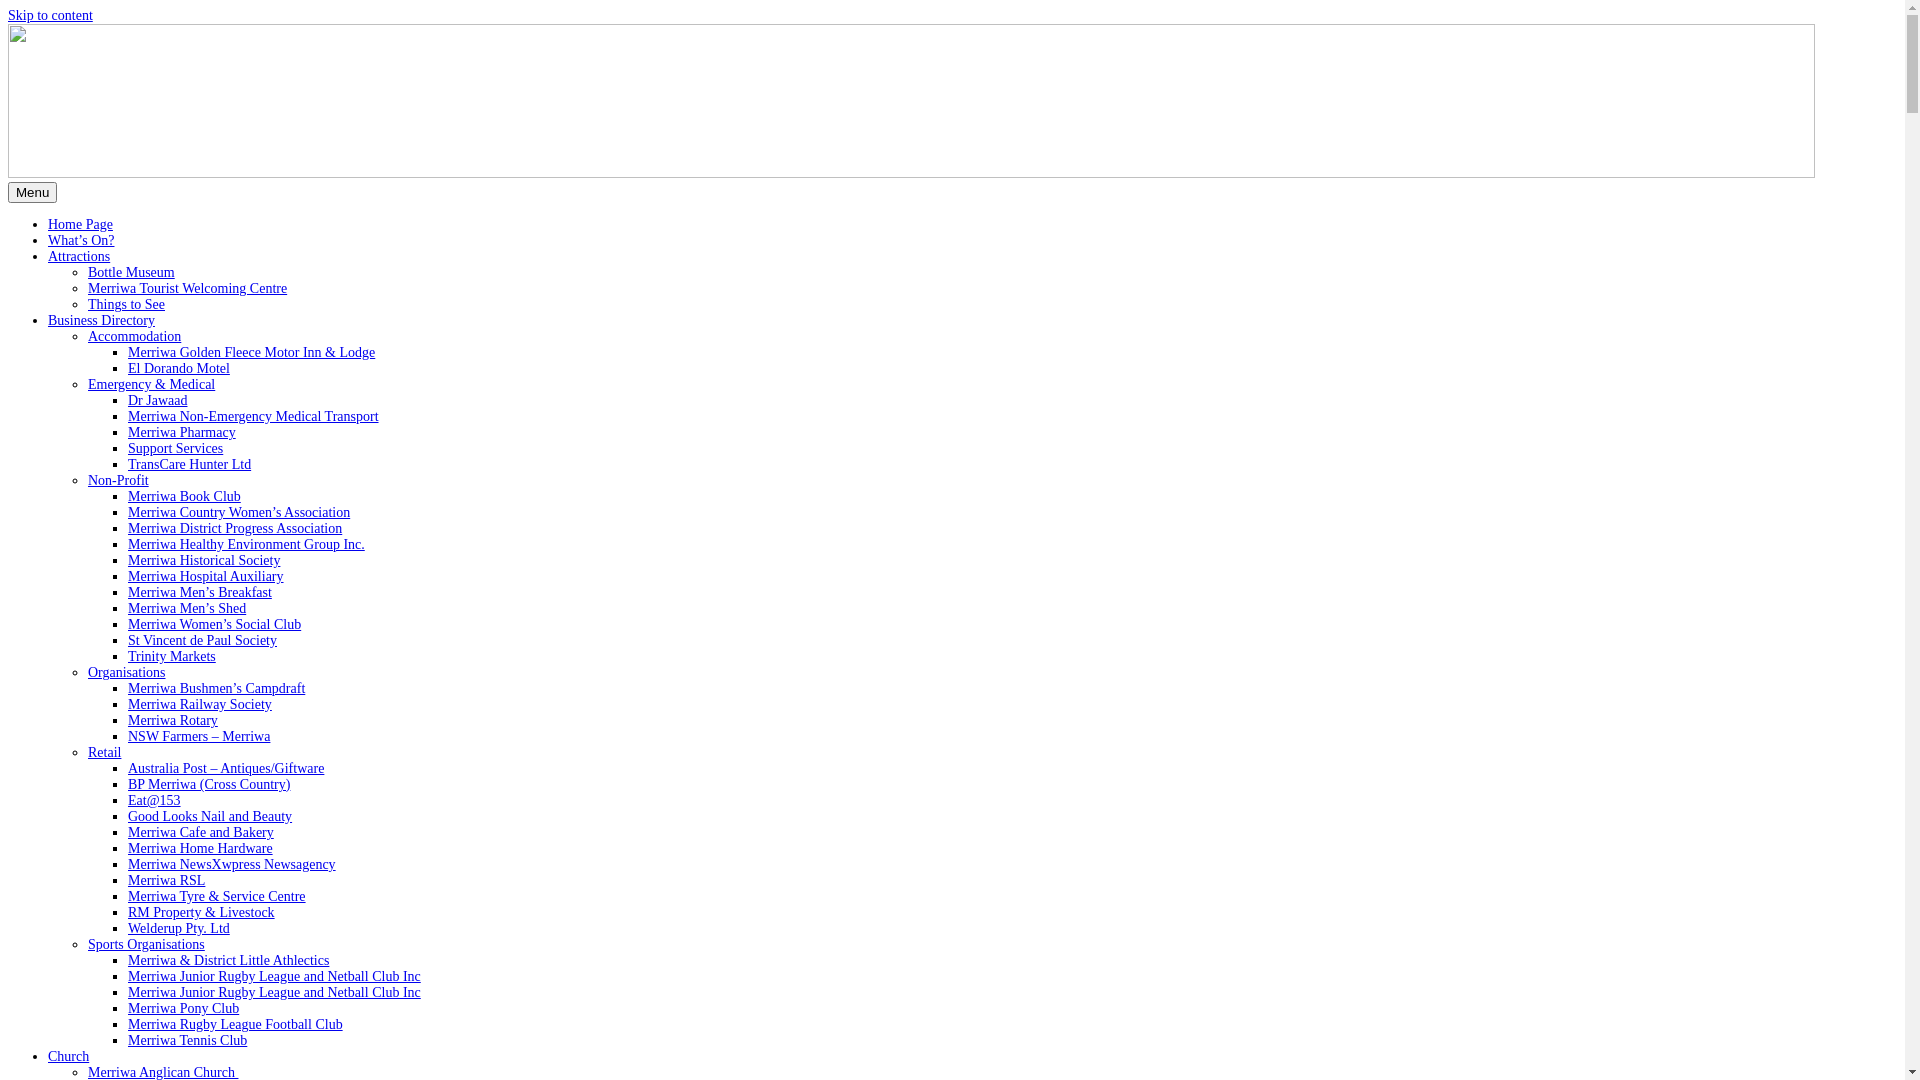 The image size is (1920, 1080). What do you see at coordinates (216, 895) in the screenshot?
I see `'Merriwa Tyre & Service Centre'` at bounding box center [216, 895].